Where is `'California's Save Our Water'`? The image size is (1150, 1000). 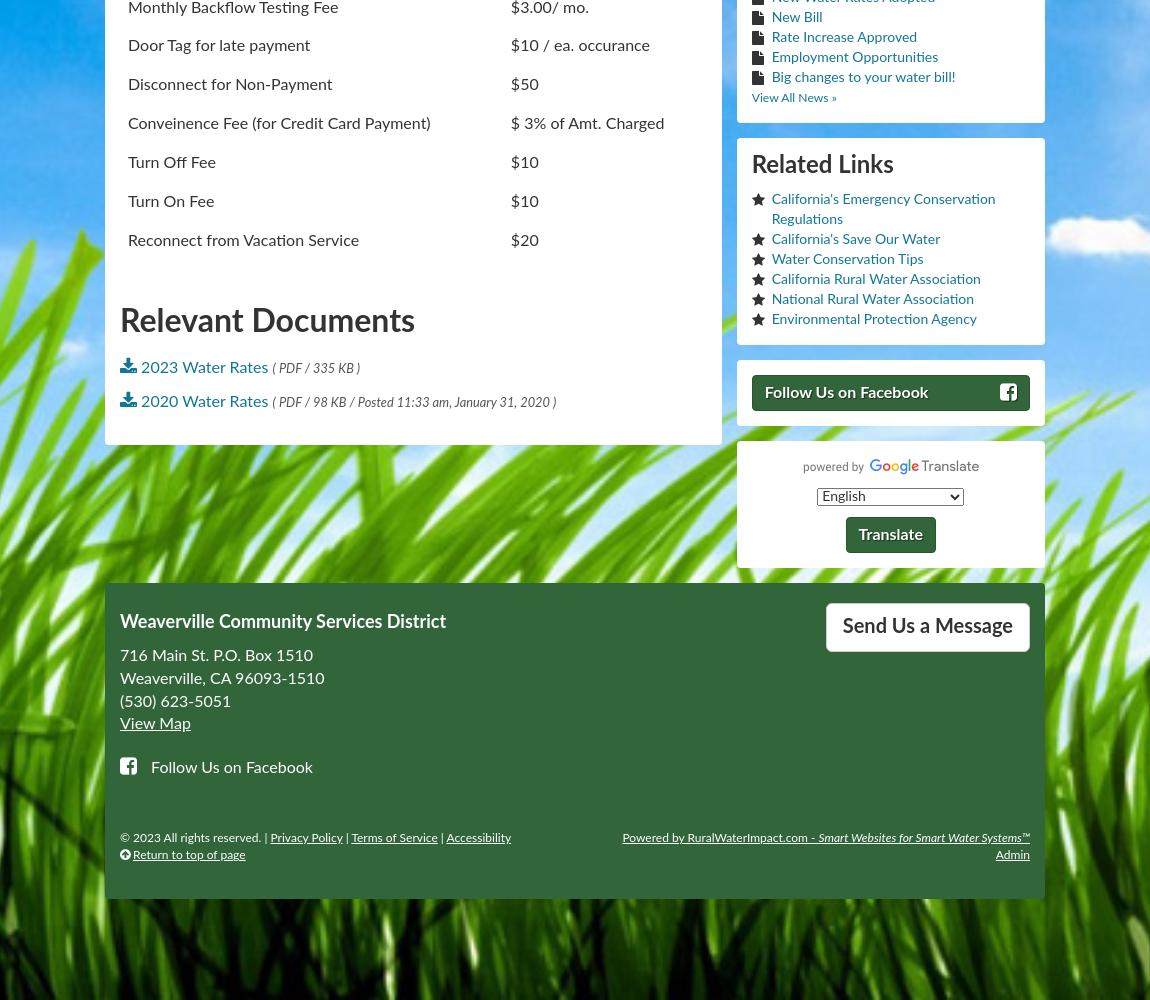
'California's Save Our Water' is located at coordinates (854, 239).